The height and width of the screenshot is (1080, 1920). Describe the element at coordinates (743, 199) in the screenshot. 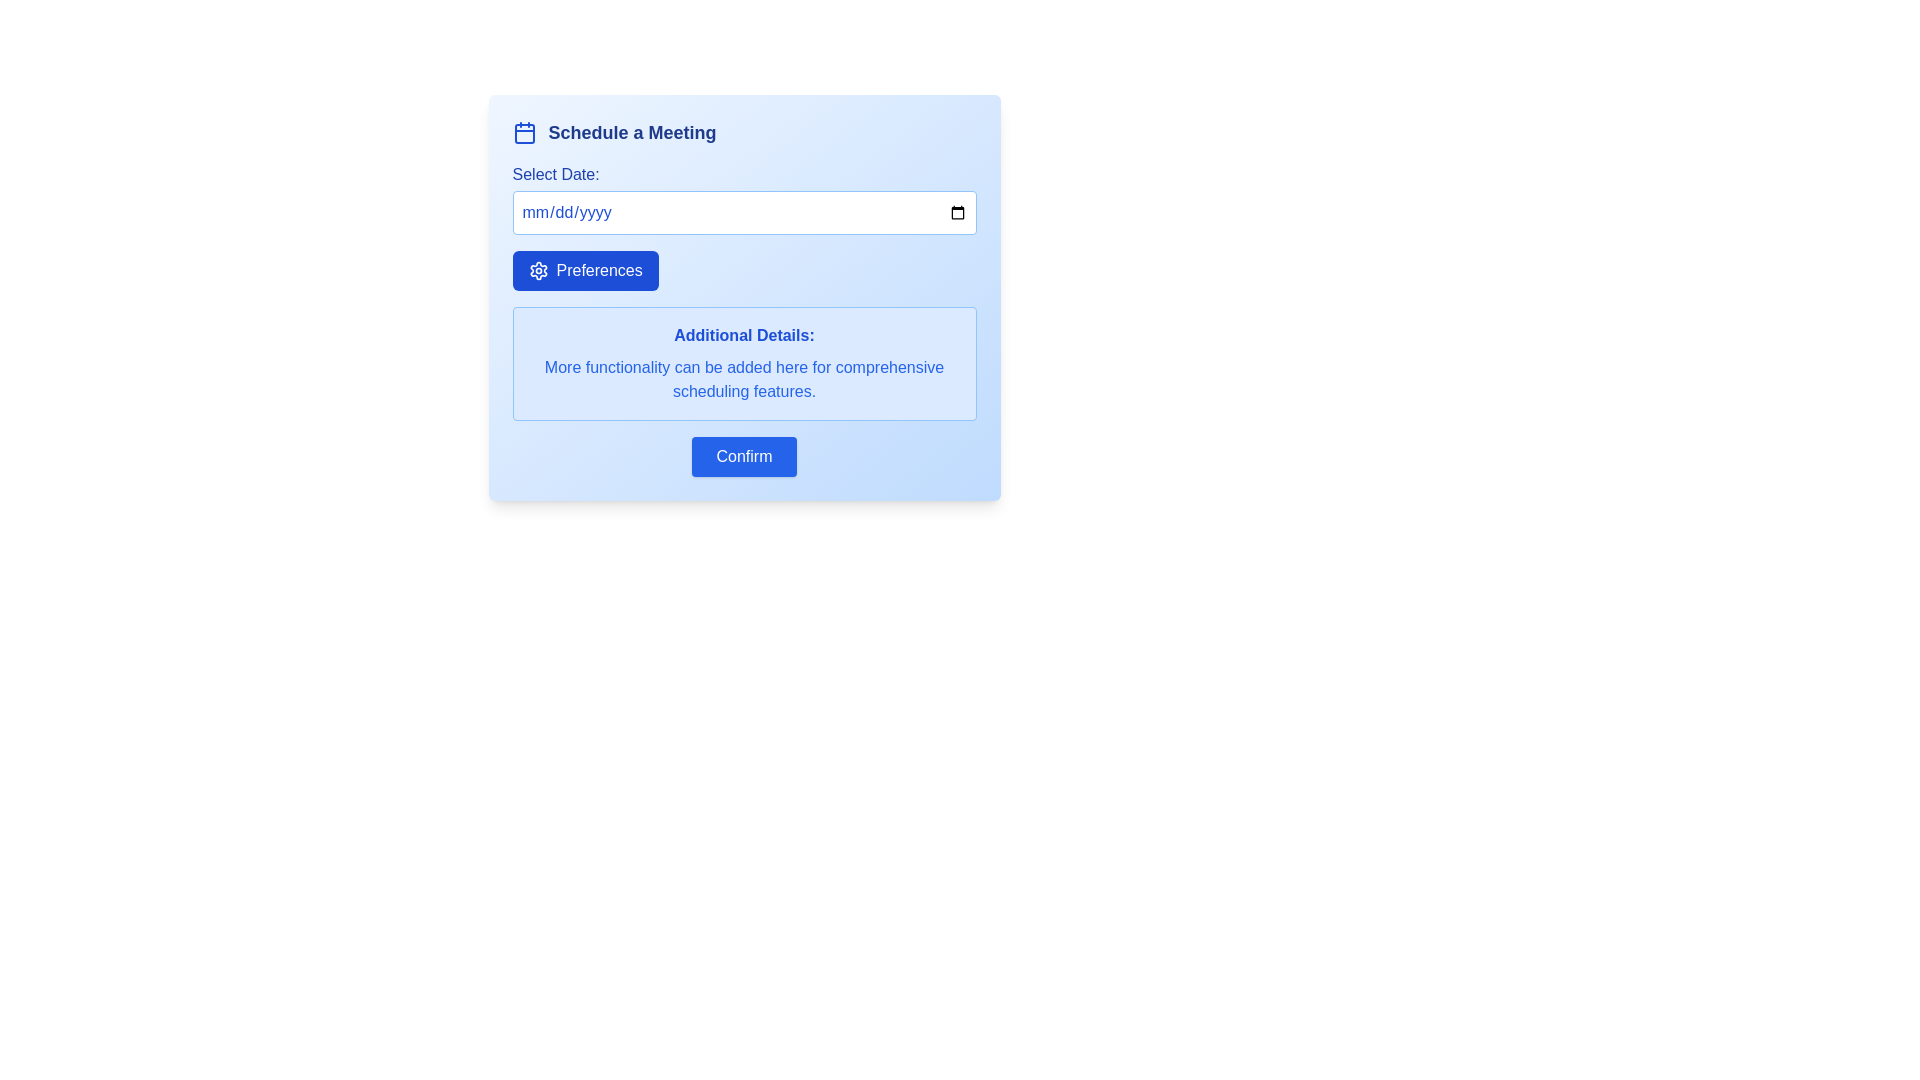

I see `the Date Picker Input Field located below the title 'Schedule a Meeting' and above the 'Preferences' button` at that location.